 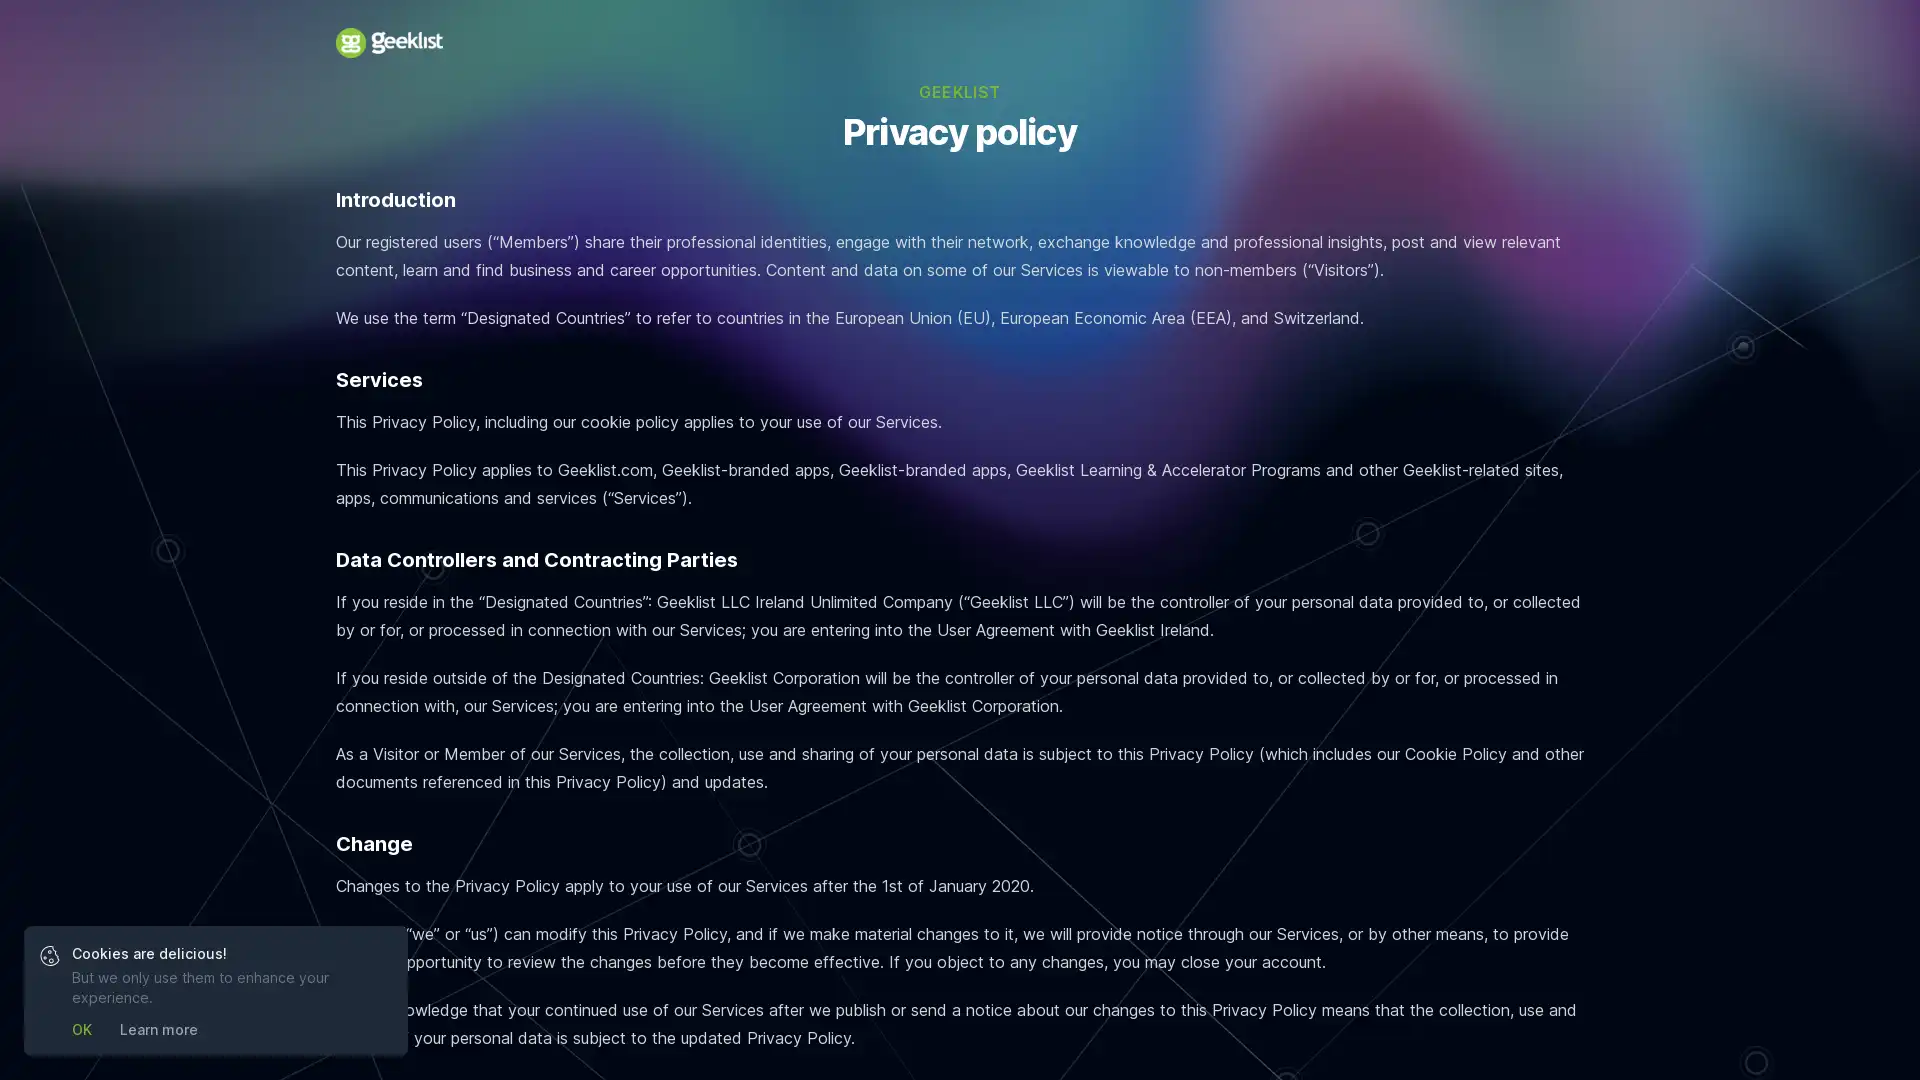 What do you see at coordinates (80, 1029) in the screenshot?
I see `OK` at bounding box center [80, 1029].